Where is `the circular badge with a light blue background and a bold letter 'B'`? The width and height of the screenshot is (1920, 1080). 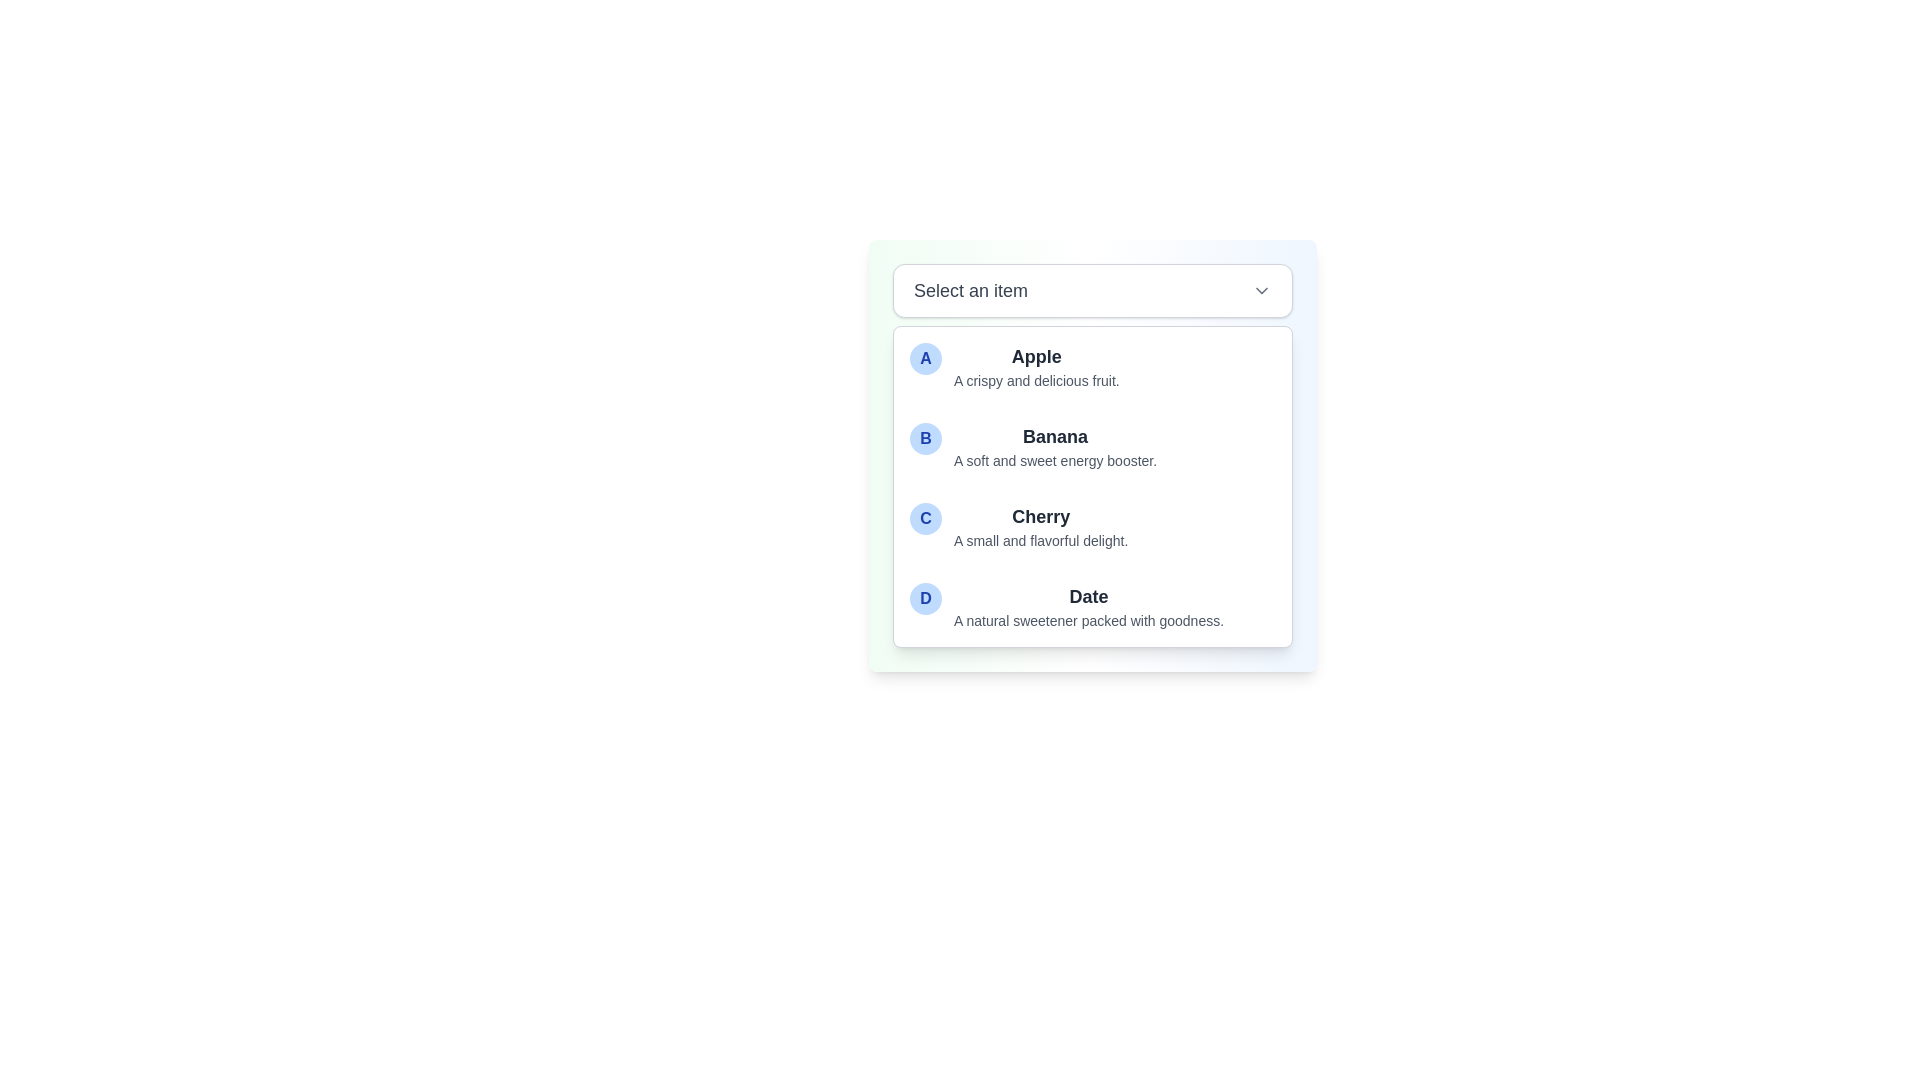 the circular badge with a light blue background and a bold letter 'B' is located at coordinates (925, 438).